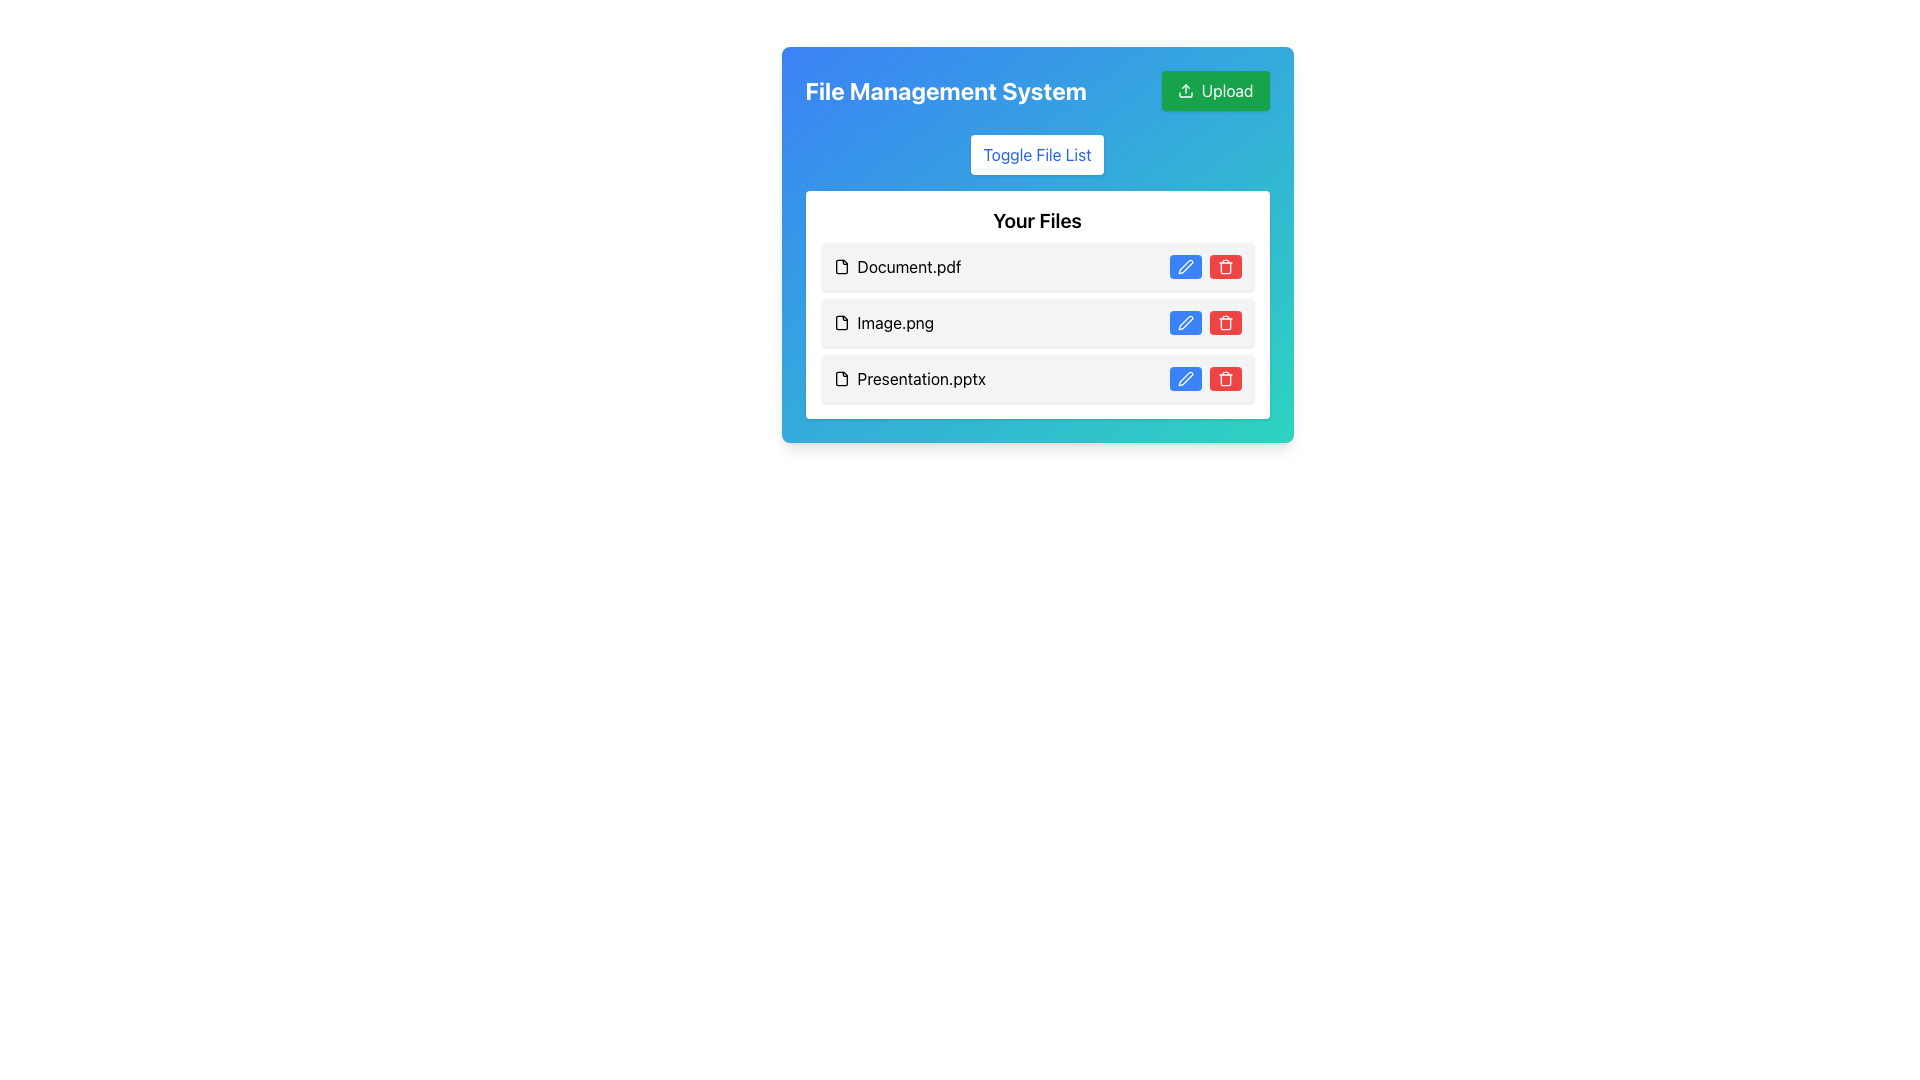 This screenshot has height=1080, width=1920. Describe the element at coordinates (1185, 265) in the screenshot. I see `the edit button located in the first row of the file list, which is positioned on the right side of the row and is the first interactive button on the left of the adjacent red trash icon button` at that location.